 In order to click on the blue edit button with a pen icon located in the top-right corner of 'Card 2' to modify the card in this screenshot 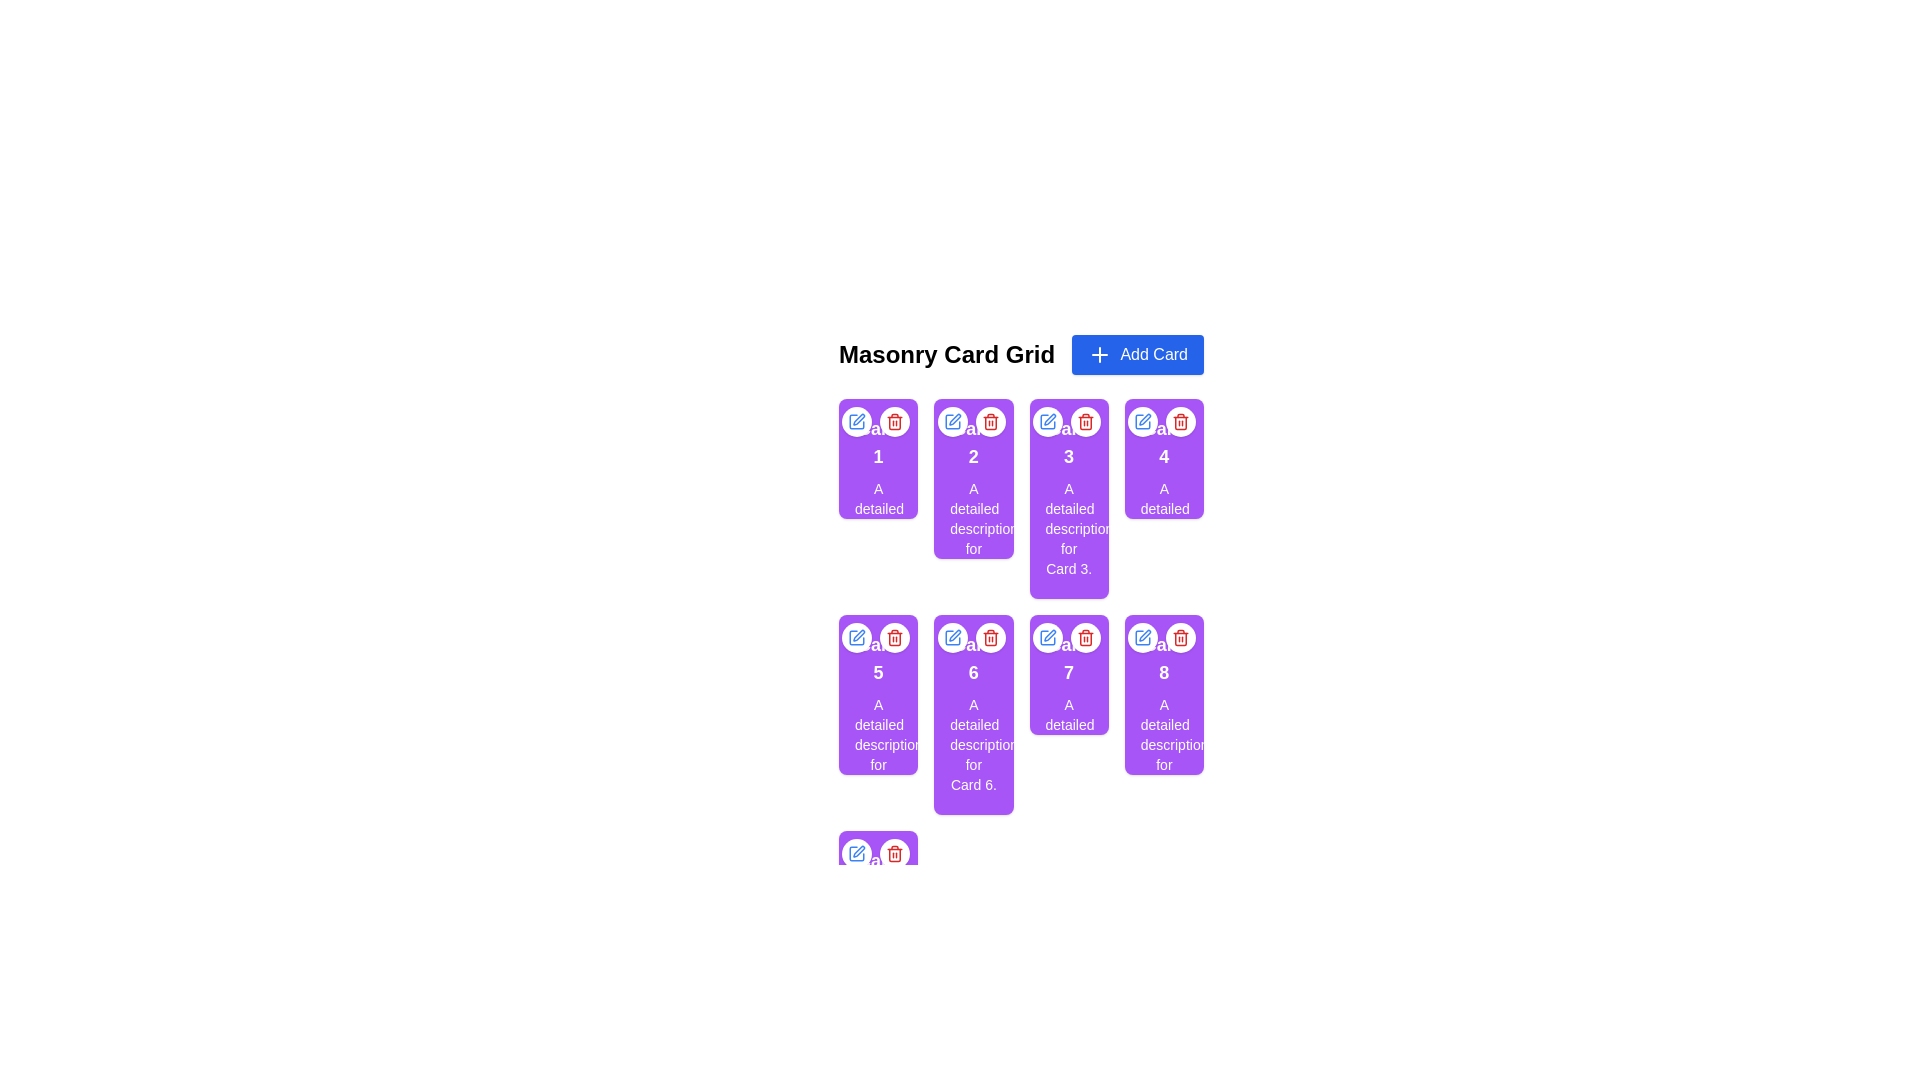, I will do `click(971, 420)`.